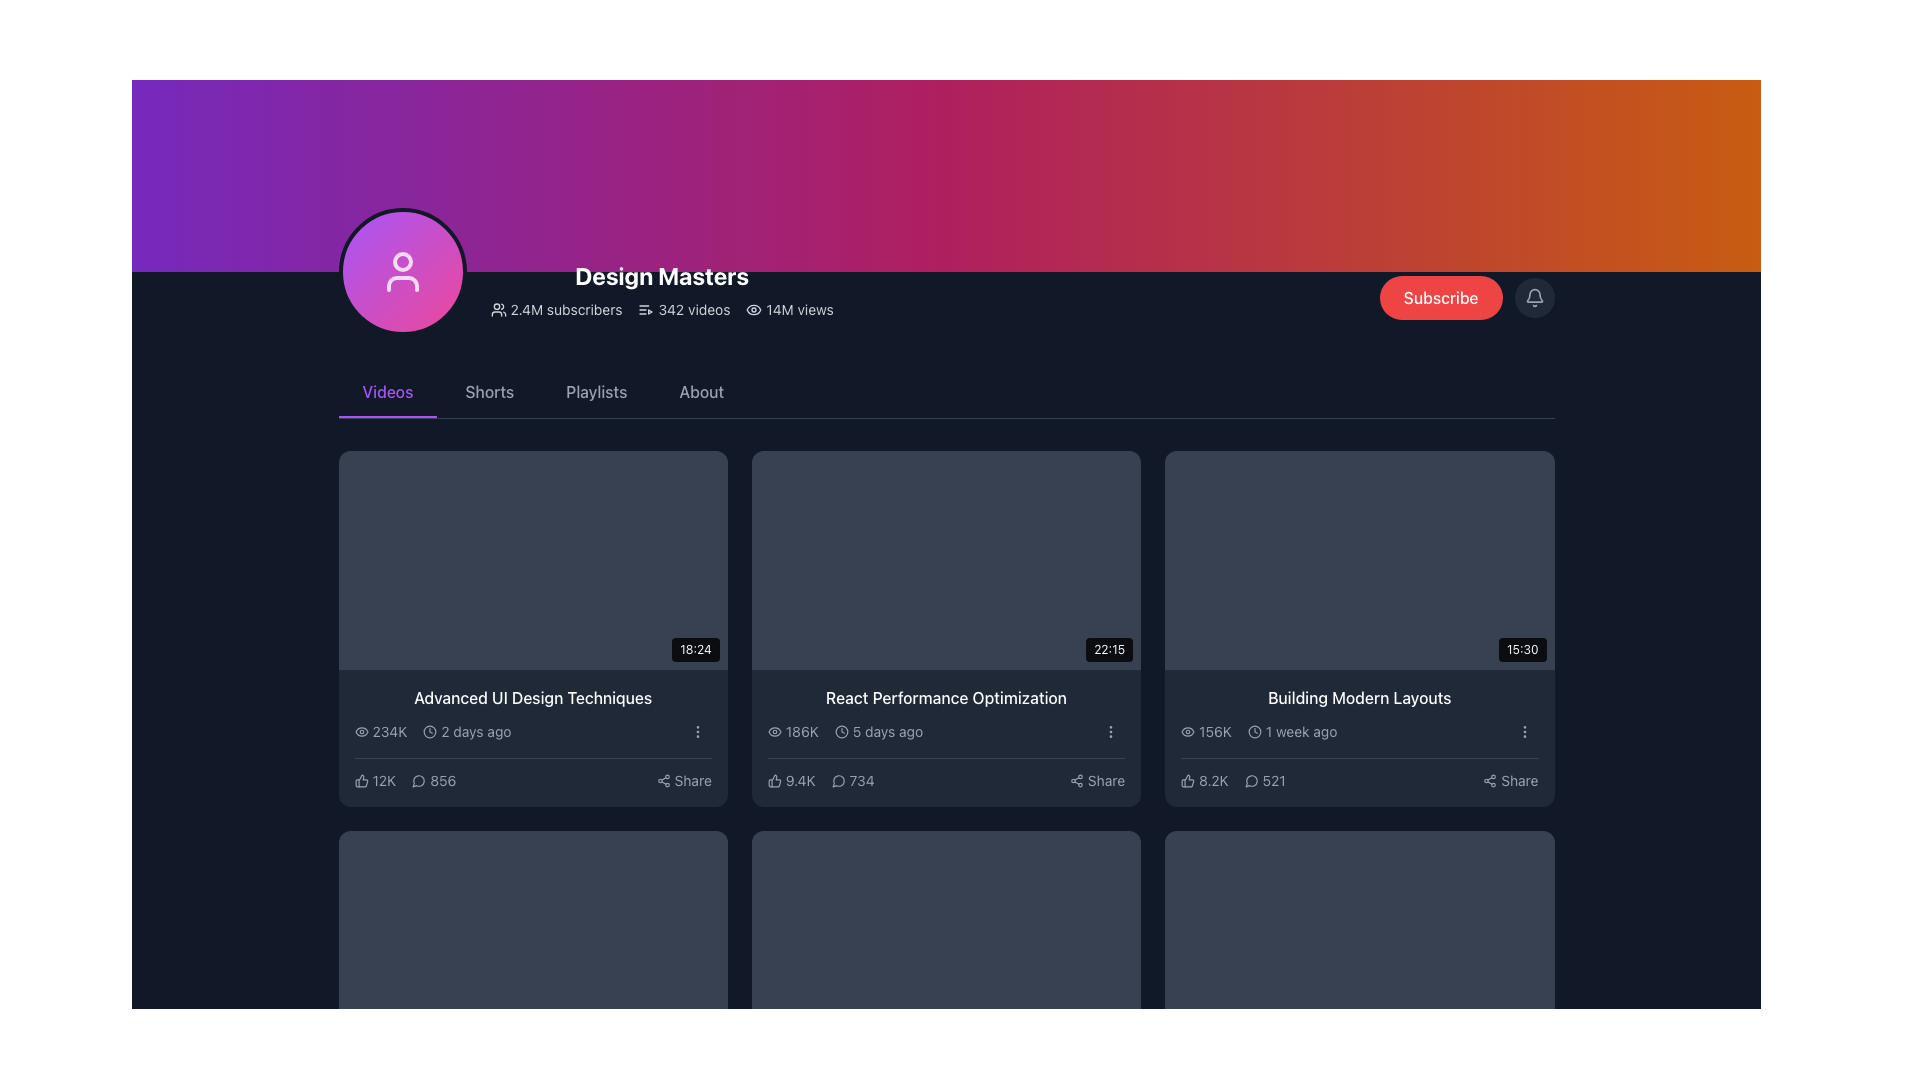 Image resolution: width=1920 pixels, height=1080 pixels. Describe the element at coordinates (1359, 738) in the screenshot. I see `the informational card located` at that location.